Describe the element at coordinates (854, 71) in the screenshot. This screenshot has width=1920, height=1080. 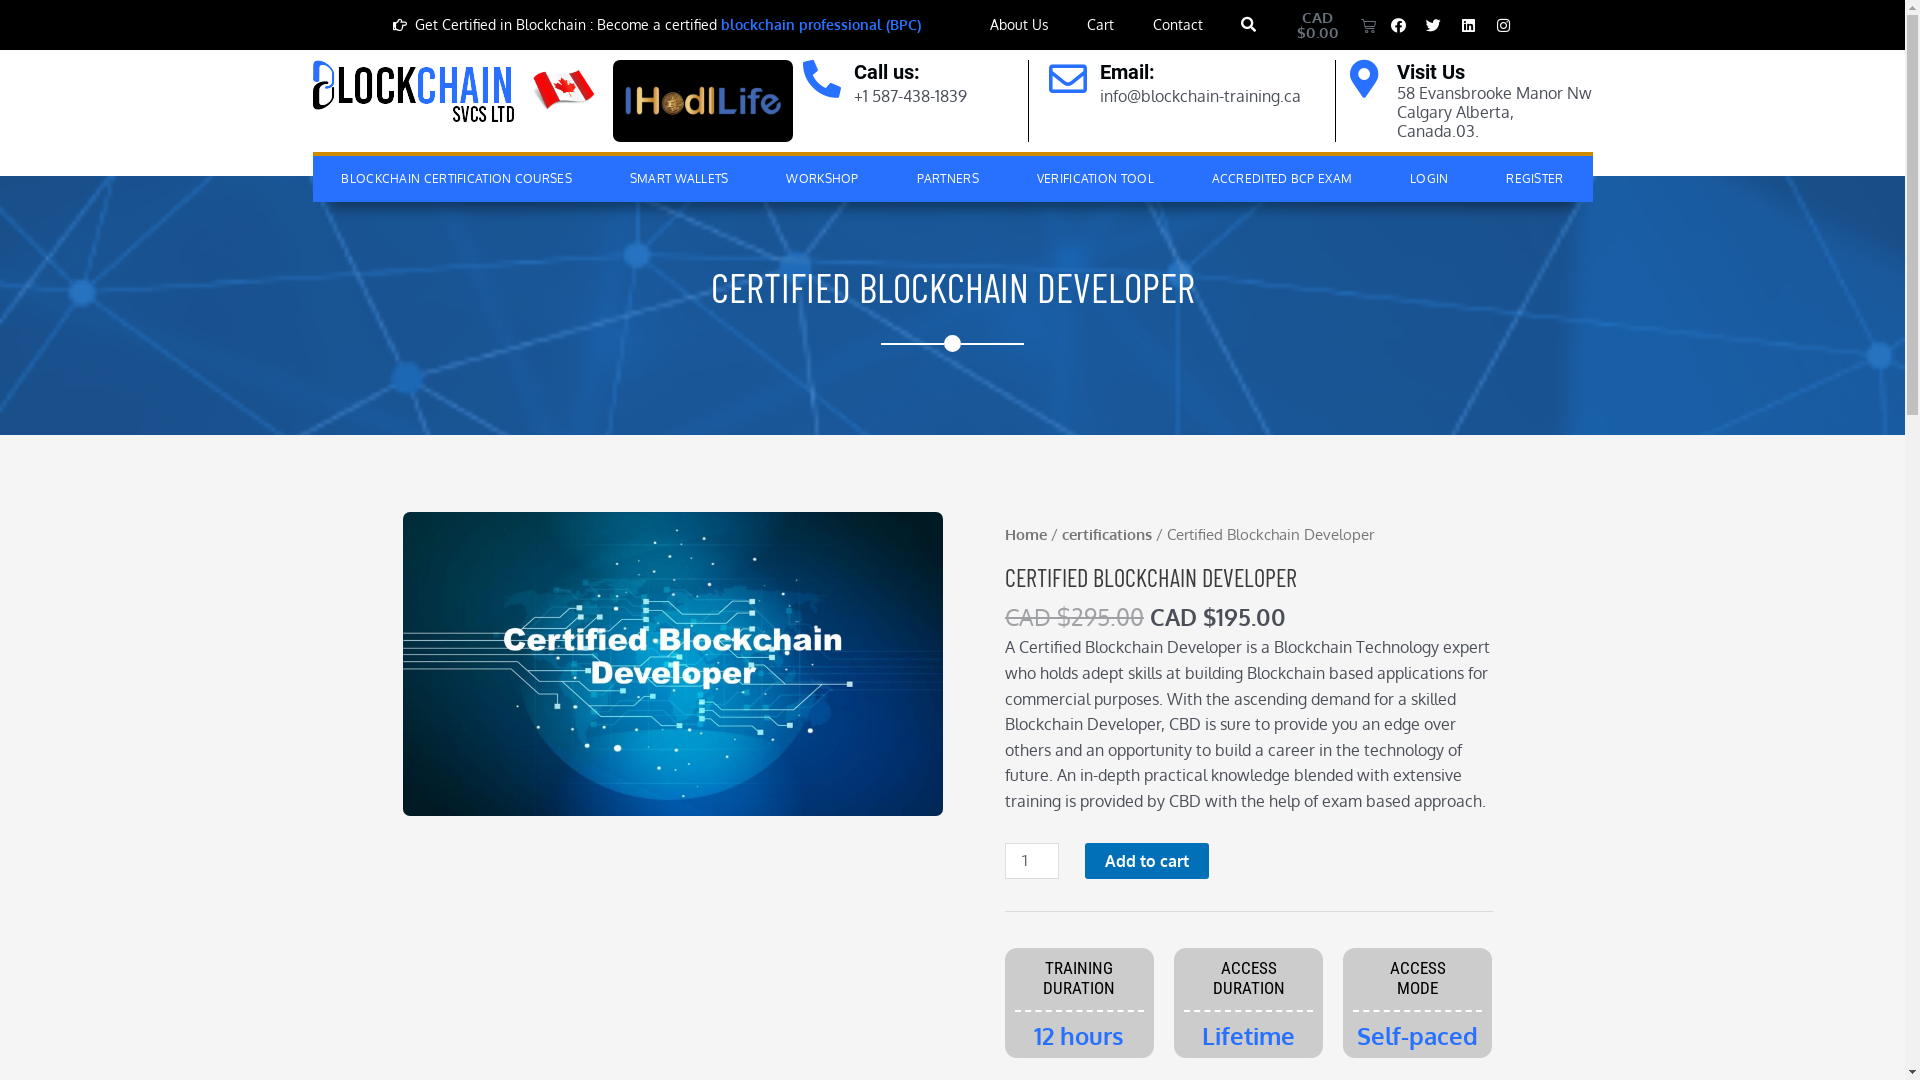
I see `'Call us:'` at that location.